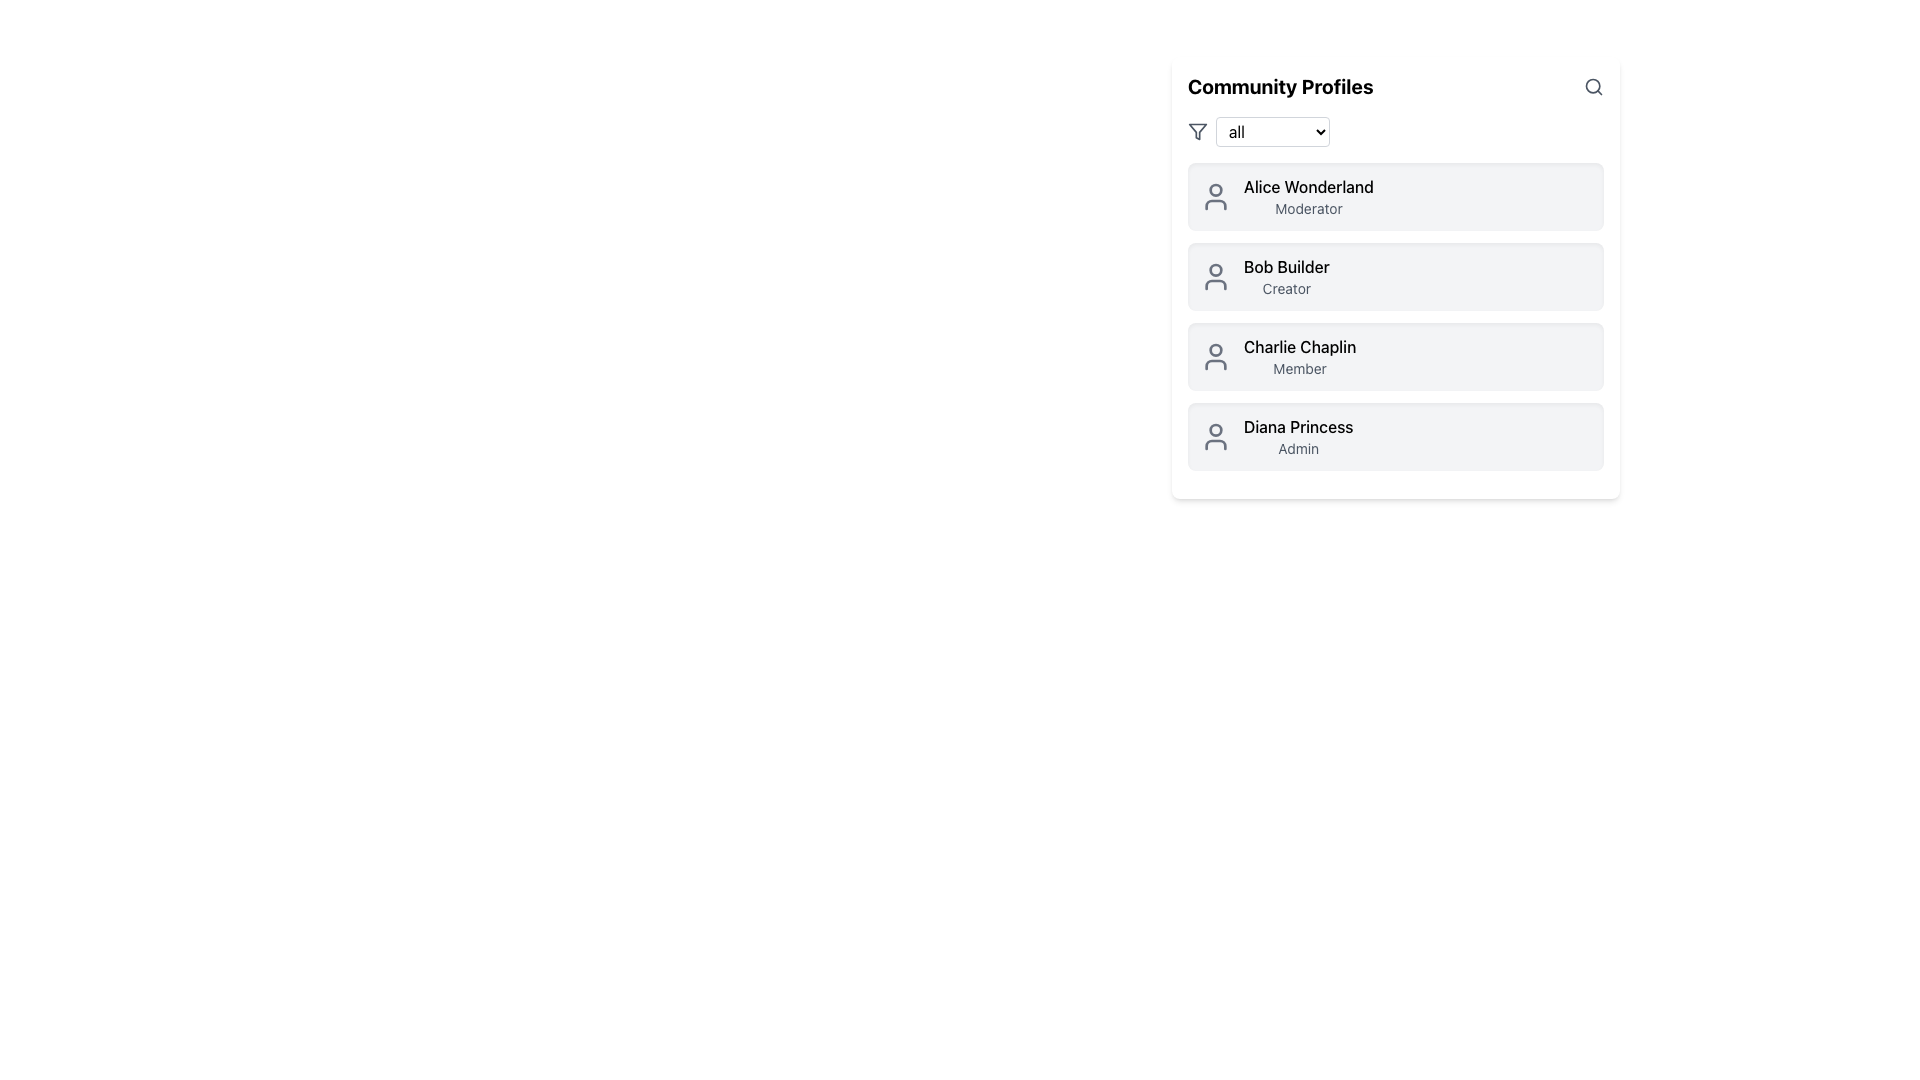  I want to click on the magnifying glass-shaped search icon located at the top-right corner of the 'Community Profiles' header, so click(1592, 86).